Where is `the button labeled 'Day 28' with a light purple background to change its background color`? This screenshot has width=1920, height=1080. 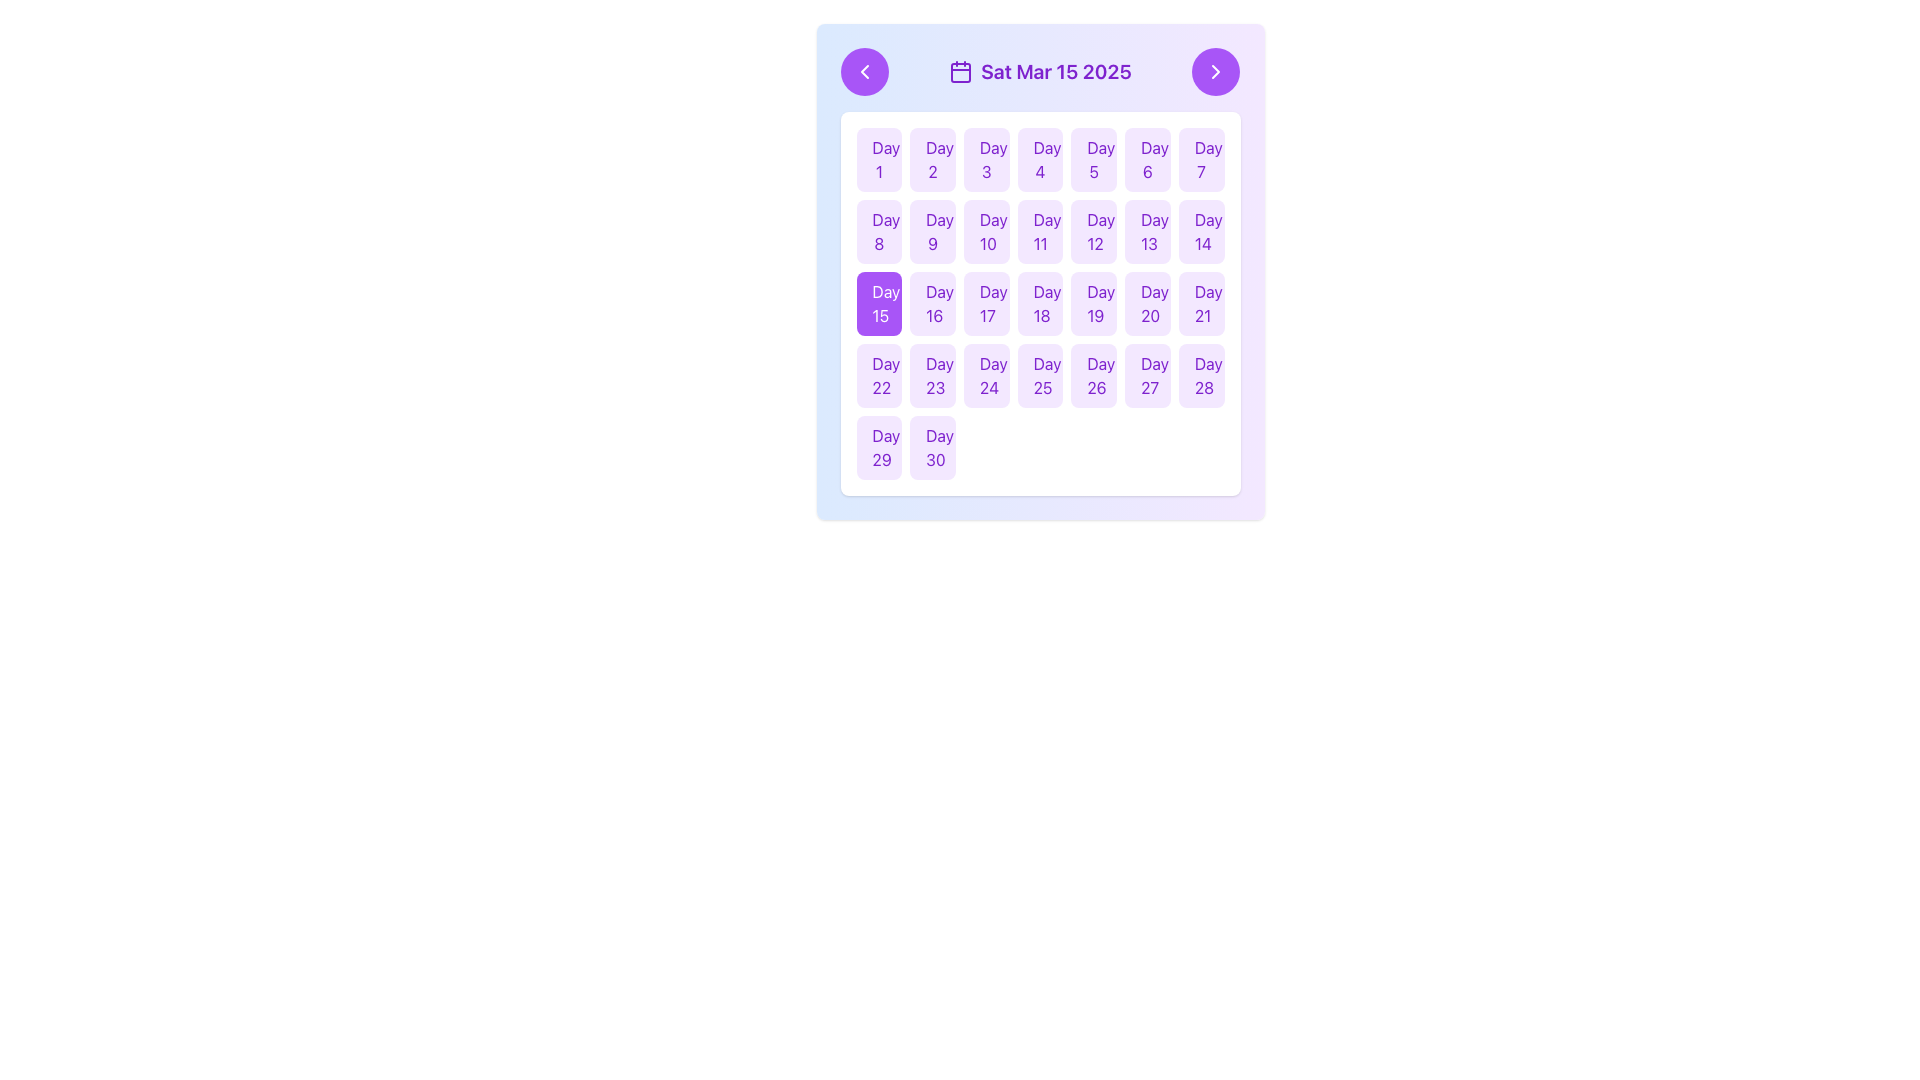
the button labeled 'Day 28' with a light purple background to change its background color is located at coordinates (1200, 375).